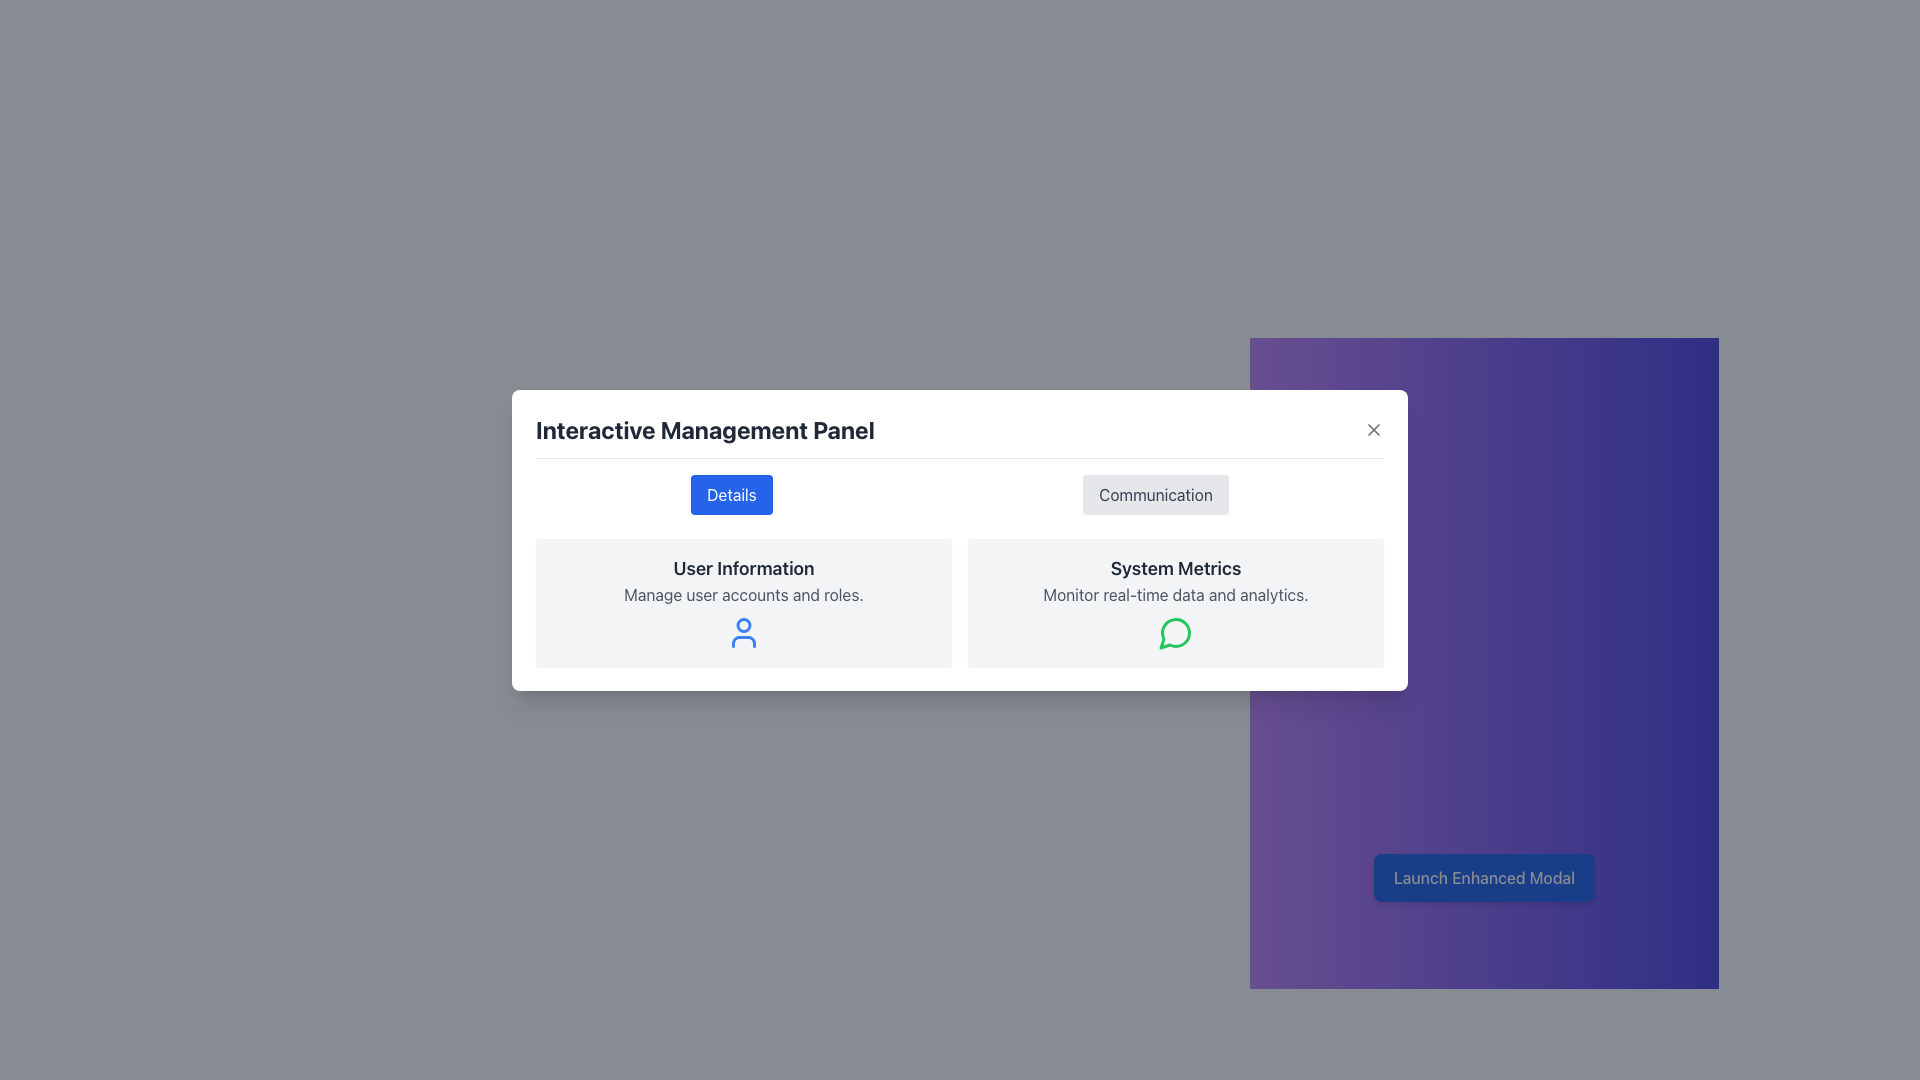 The image size is (1920, 1080). I want to click on the 'Communication' button, which is a rectangular button with a light gray background and dark gray text, positioned to the right of the 'Details' button, so click(1156, 494).